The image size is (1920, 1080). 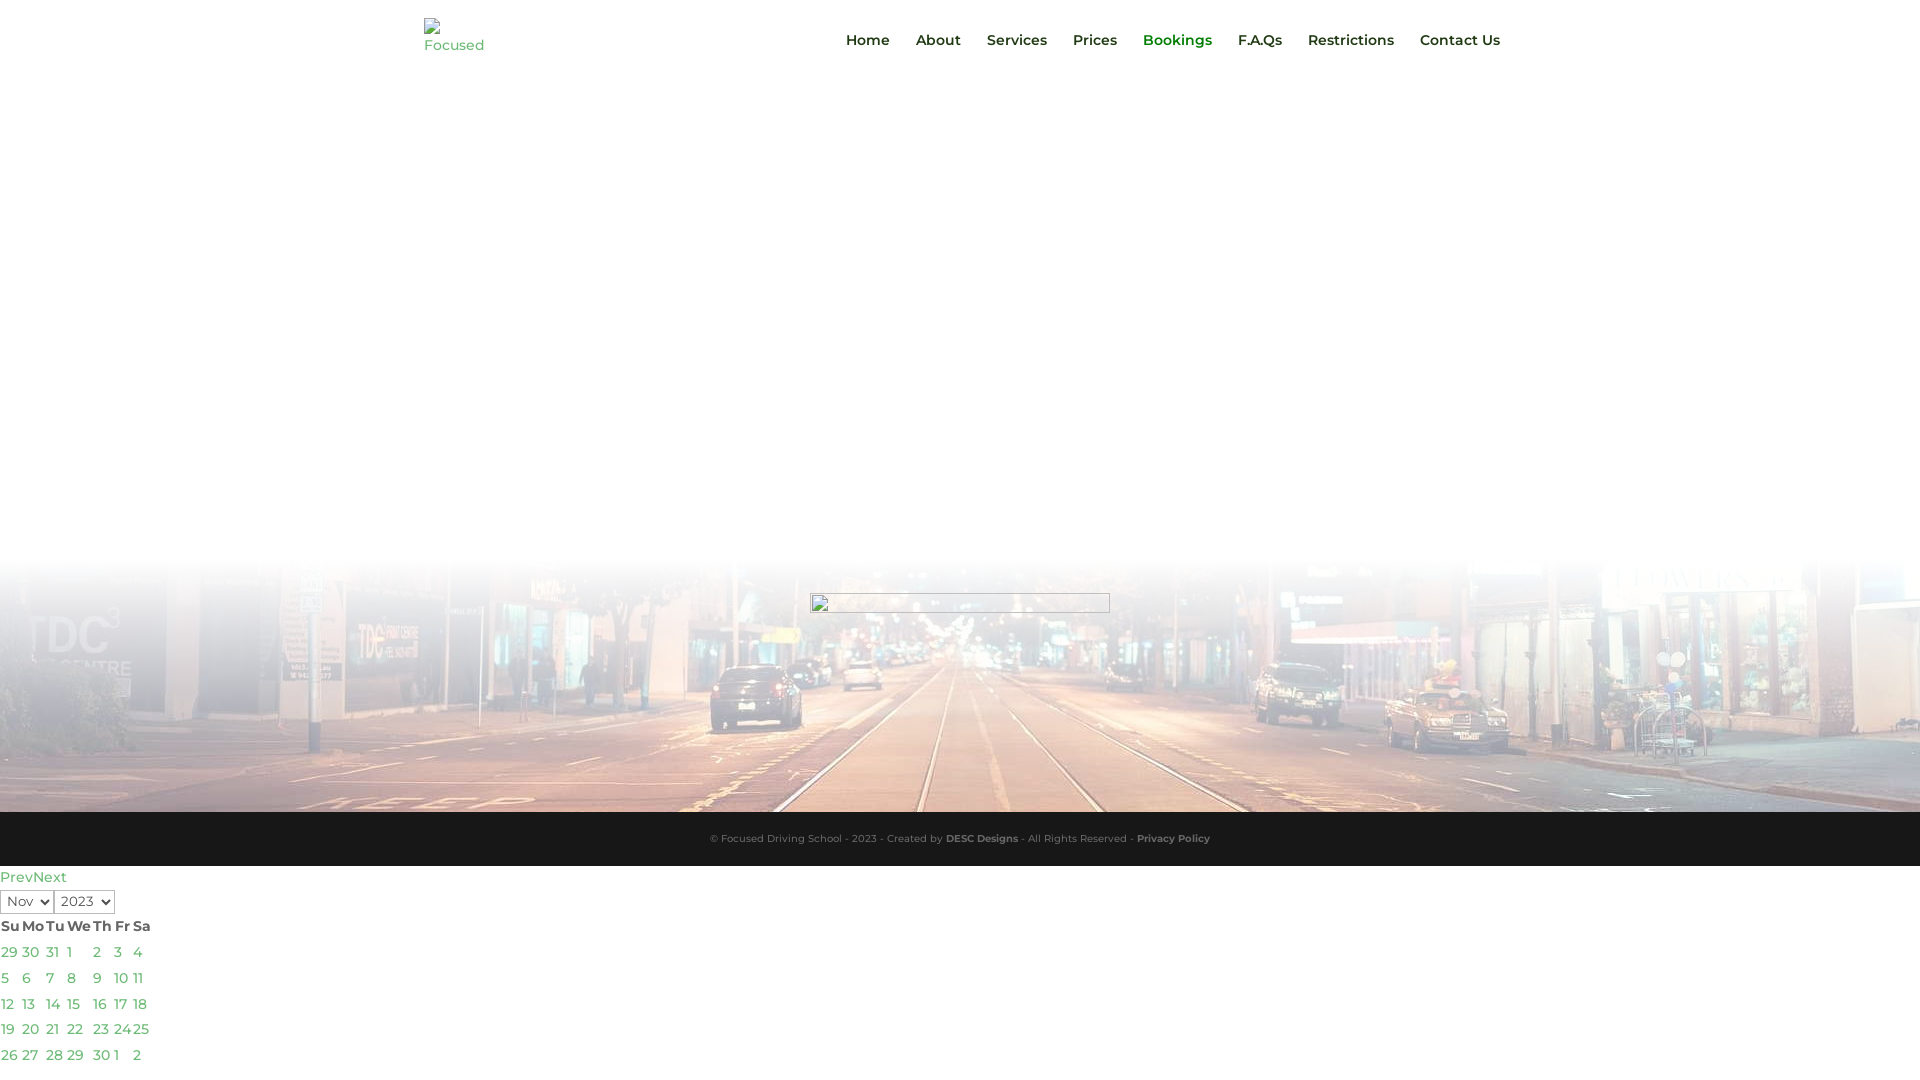 What do you see at coordinates (0, 1003) in the screenshot?
I see `'12'` at bounding box center [0, 1003].